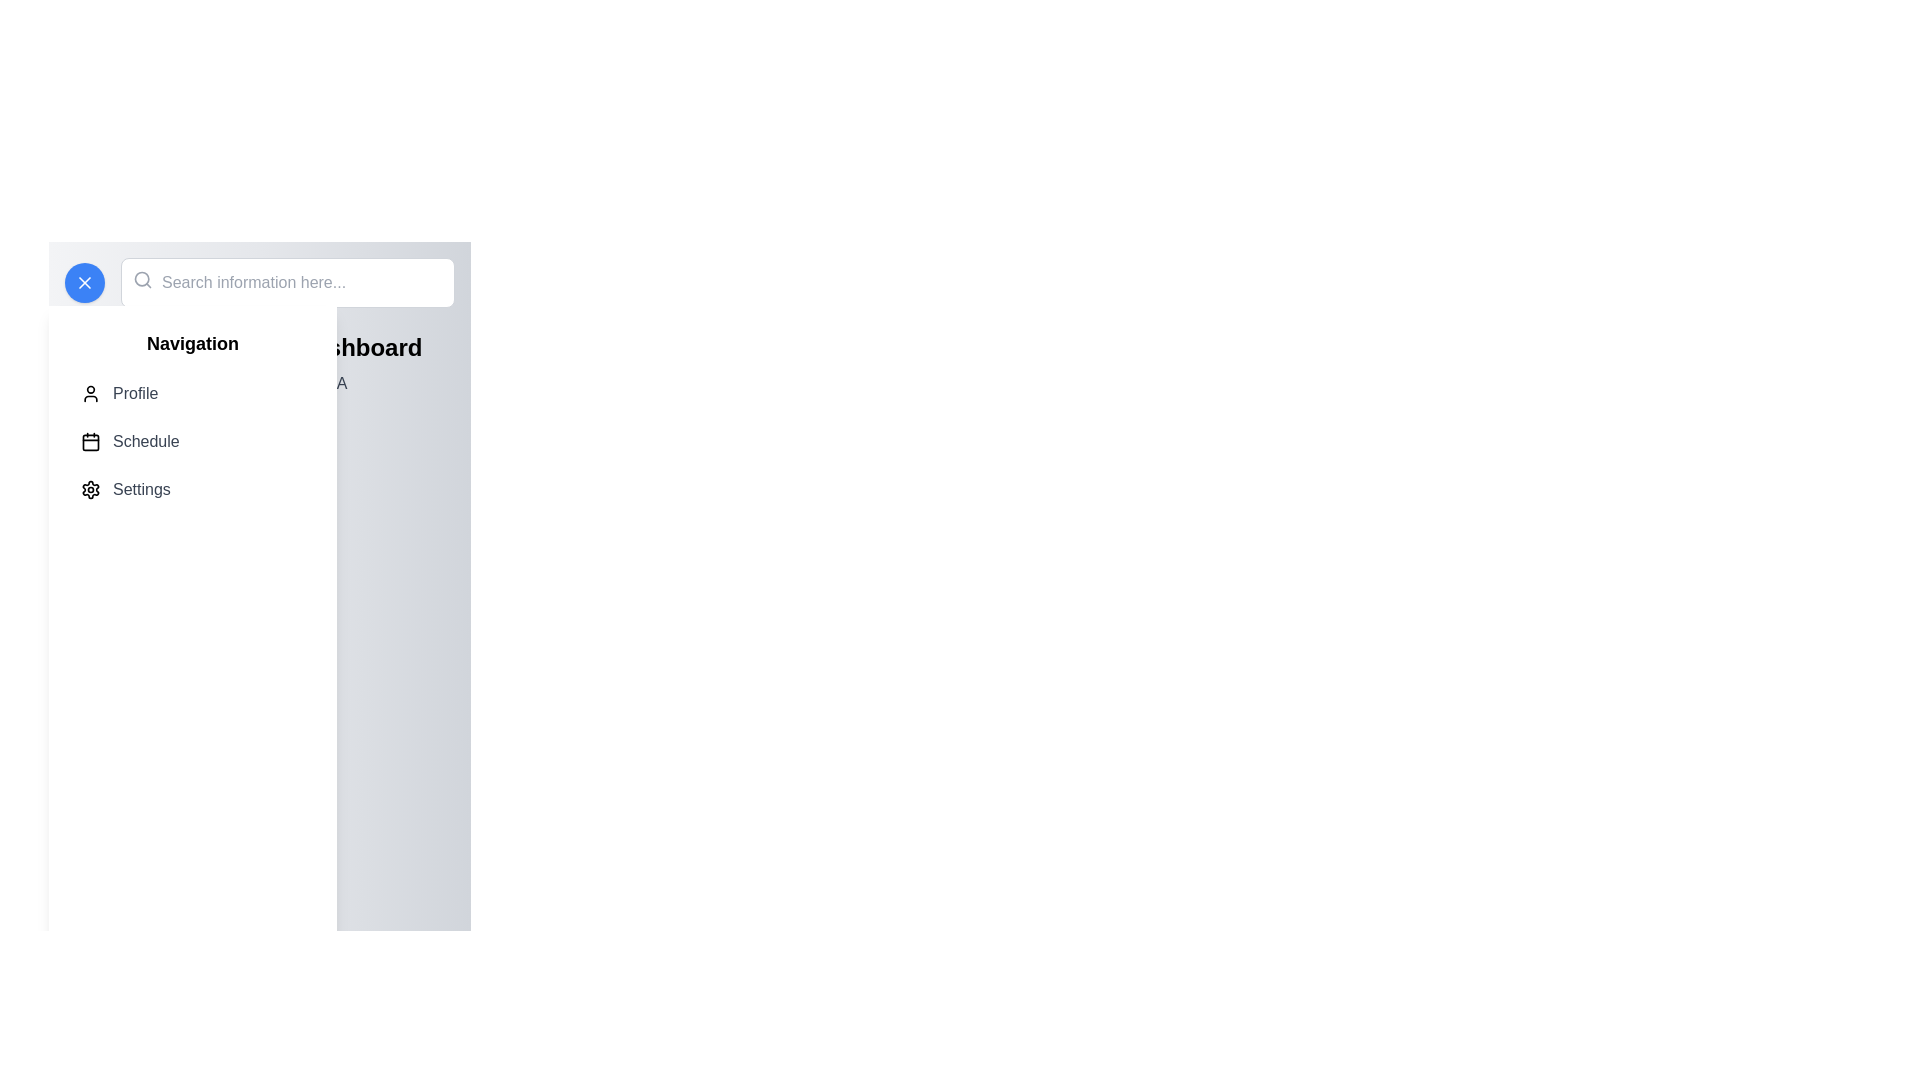  Describe the element at coordinates (84, 282) in the screenshot. I see `the close or dismiss button icon located in the top-left section of the interface, which is a blue circular button aligned with a search bar` at that location.